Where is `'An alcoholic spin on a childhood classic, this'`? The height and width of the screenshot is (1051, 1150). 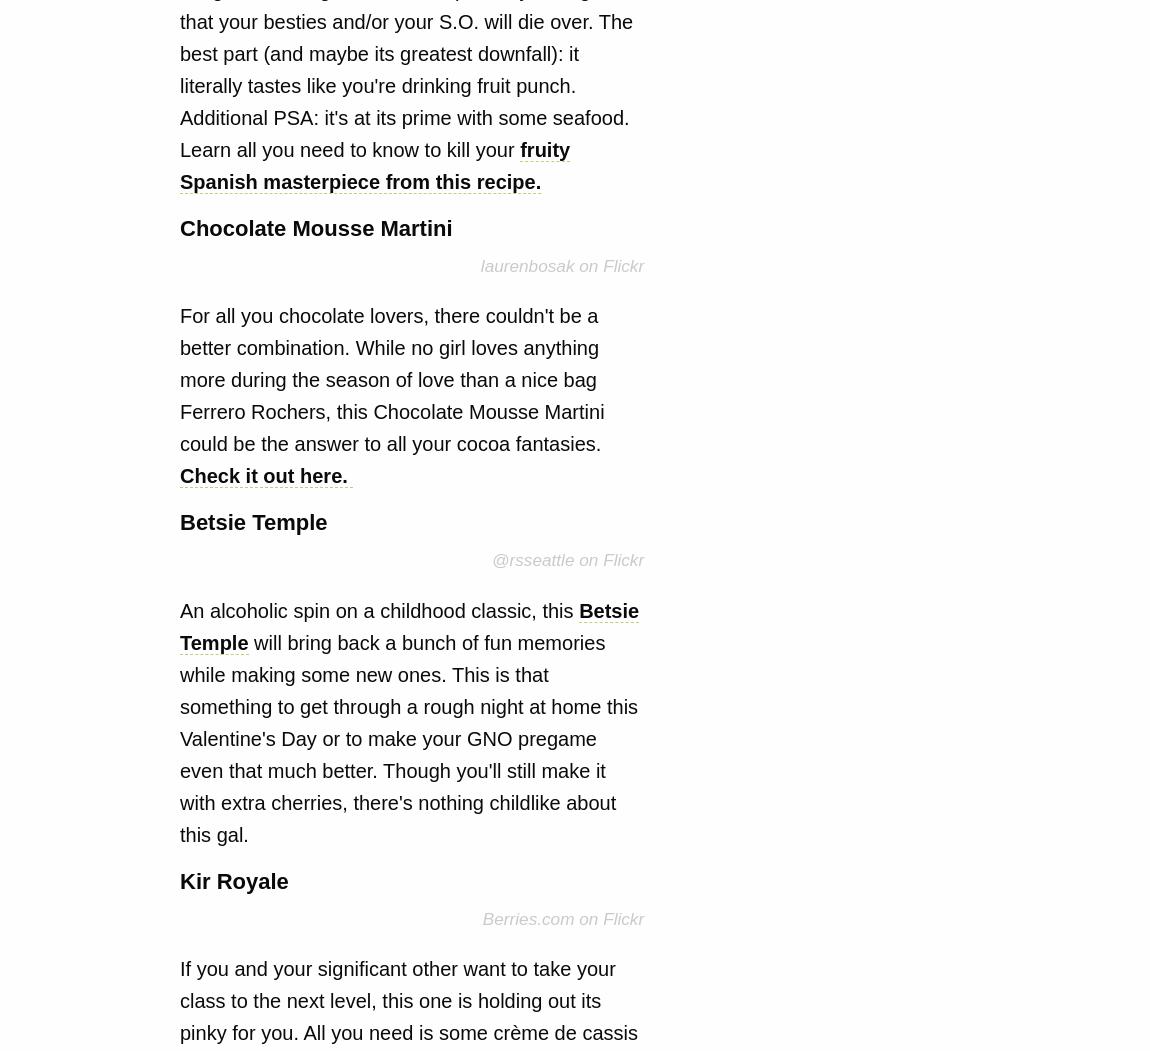
'An alcoholic spin on a childhood classic, this' is located at coordinates (379, 609).